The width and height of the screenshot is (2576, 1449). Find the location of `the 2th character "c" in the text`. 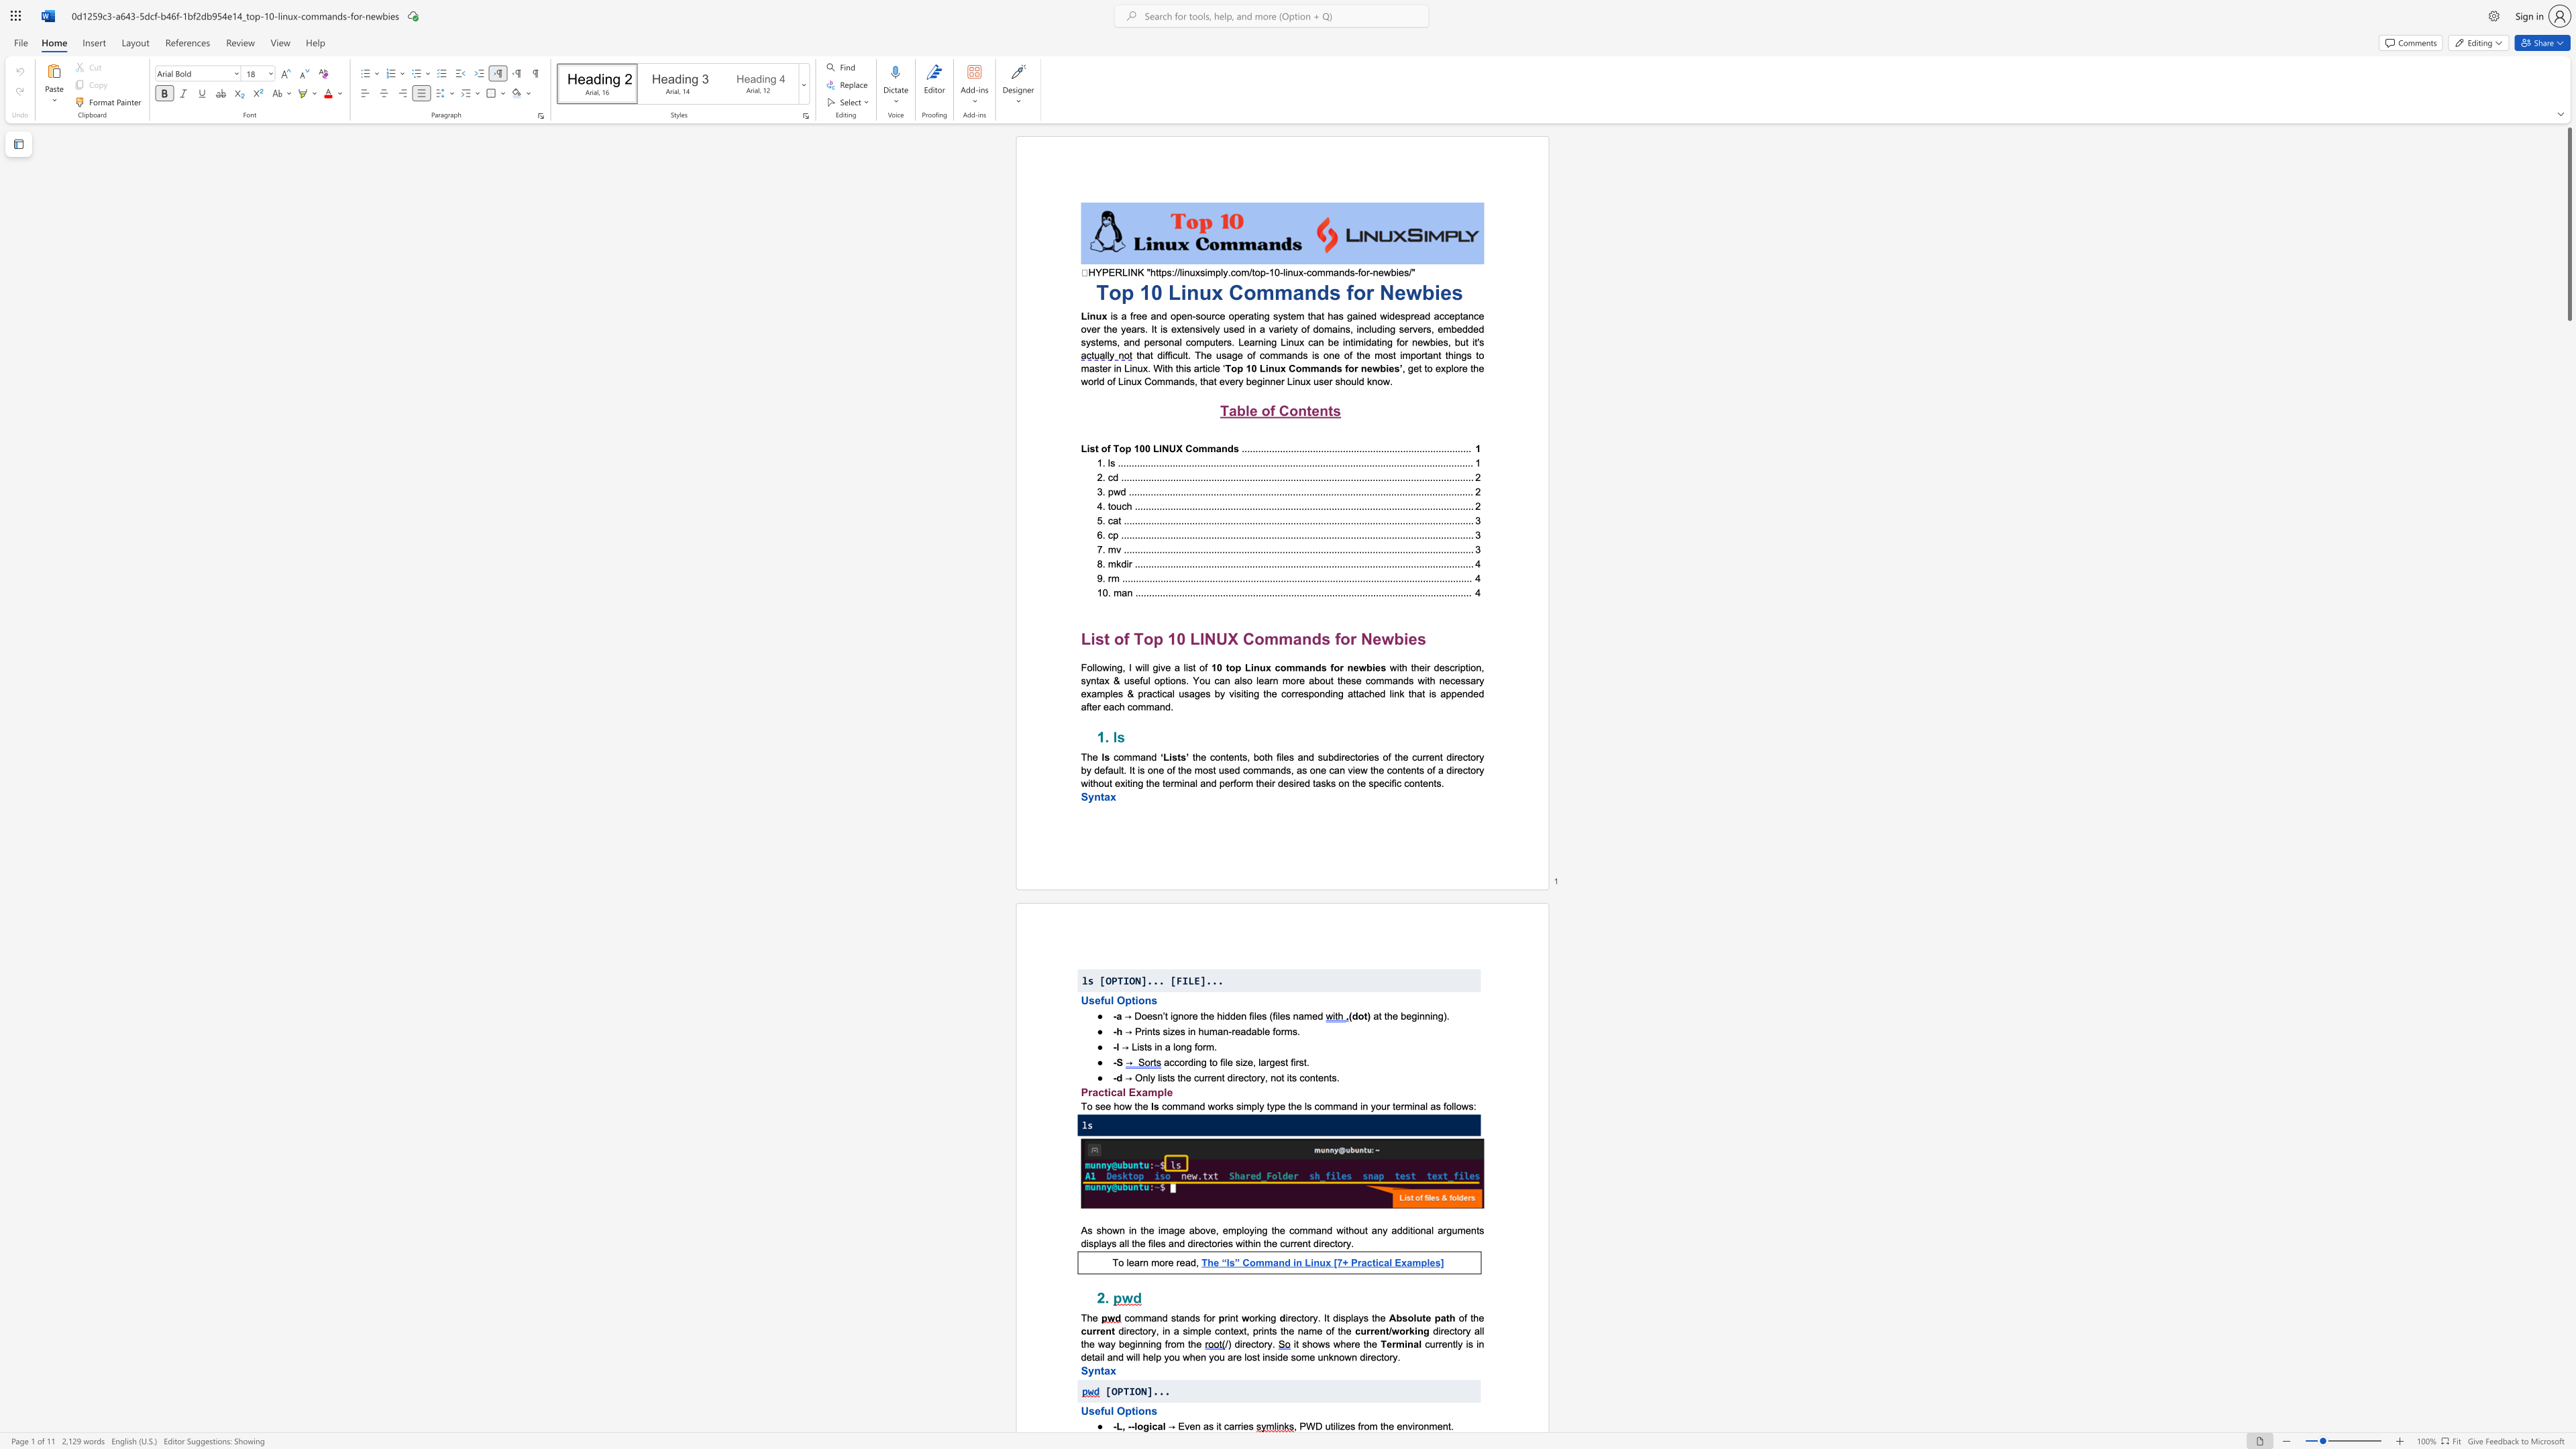

the 2th character "c" in the text is located at coordinates (1176, 1061).